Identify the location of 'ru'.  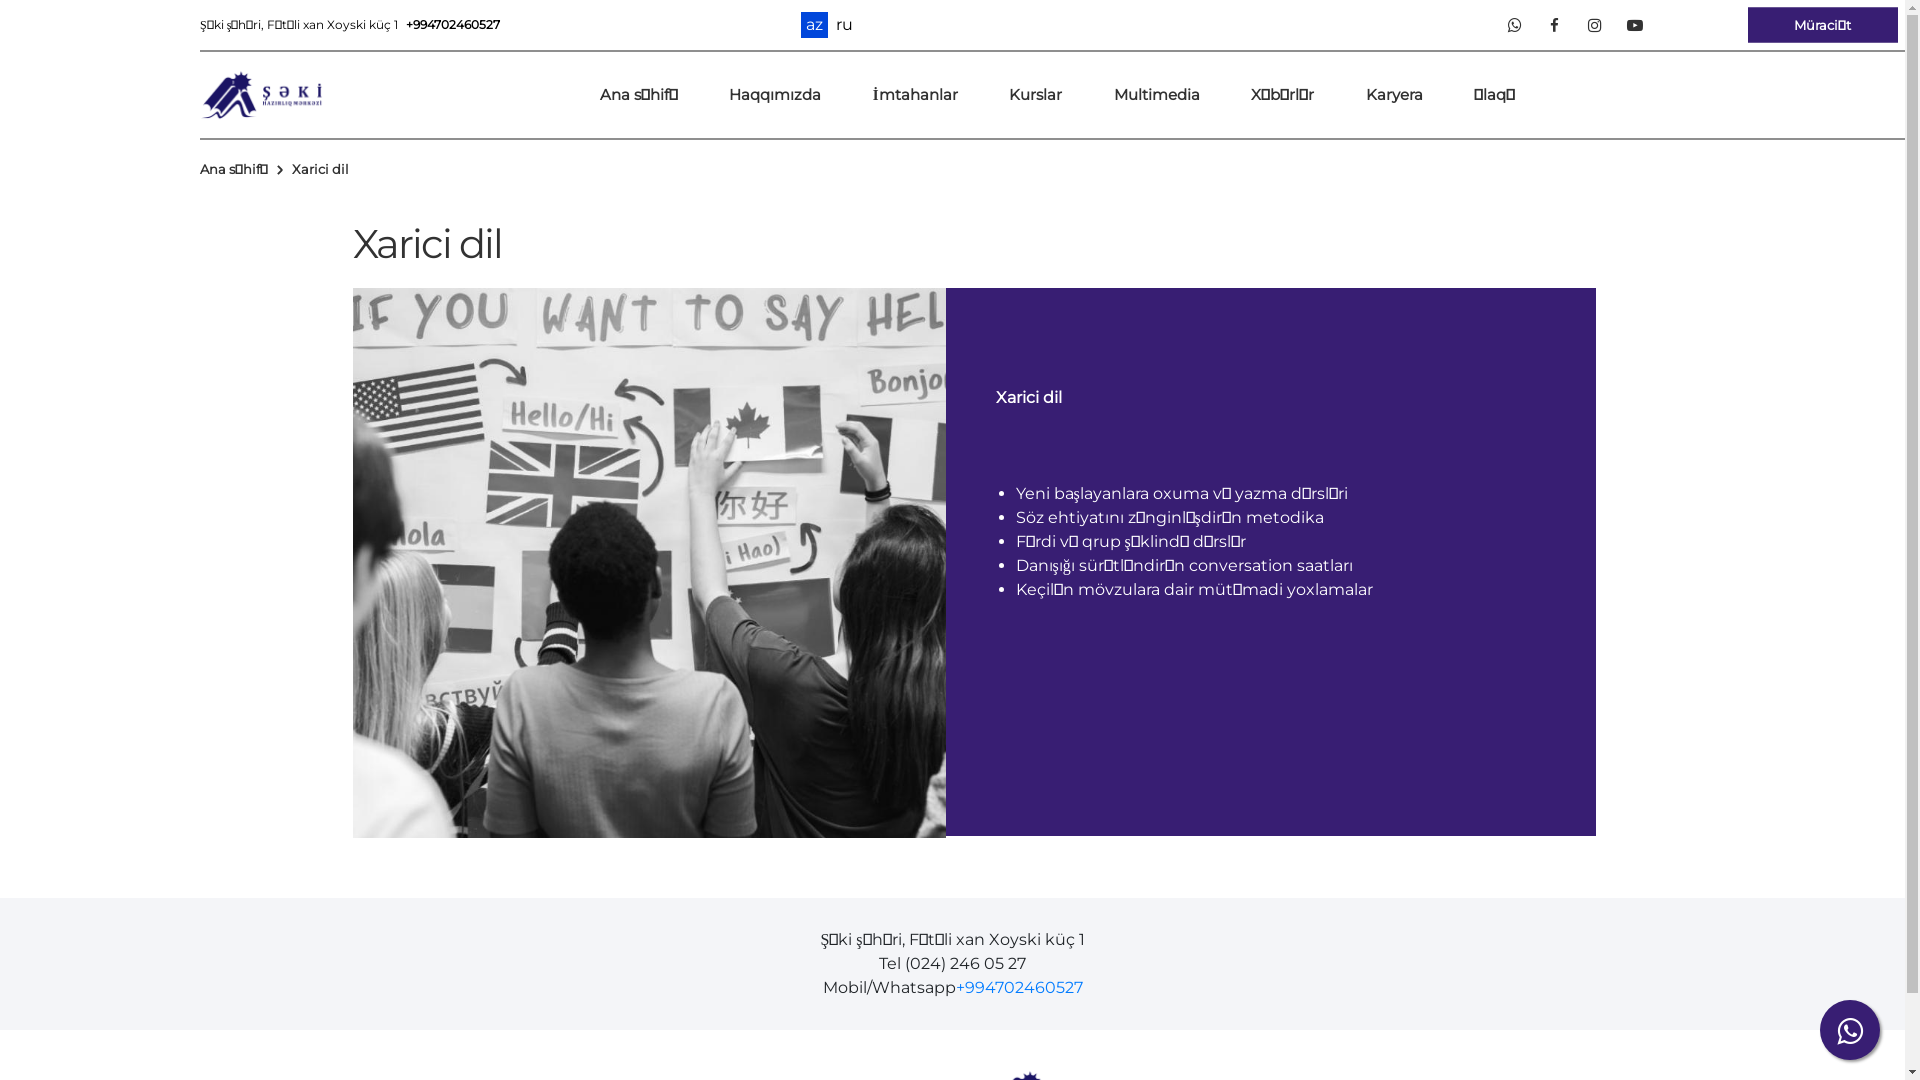
(844, 24).